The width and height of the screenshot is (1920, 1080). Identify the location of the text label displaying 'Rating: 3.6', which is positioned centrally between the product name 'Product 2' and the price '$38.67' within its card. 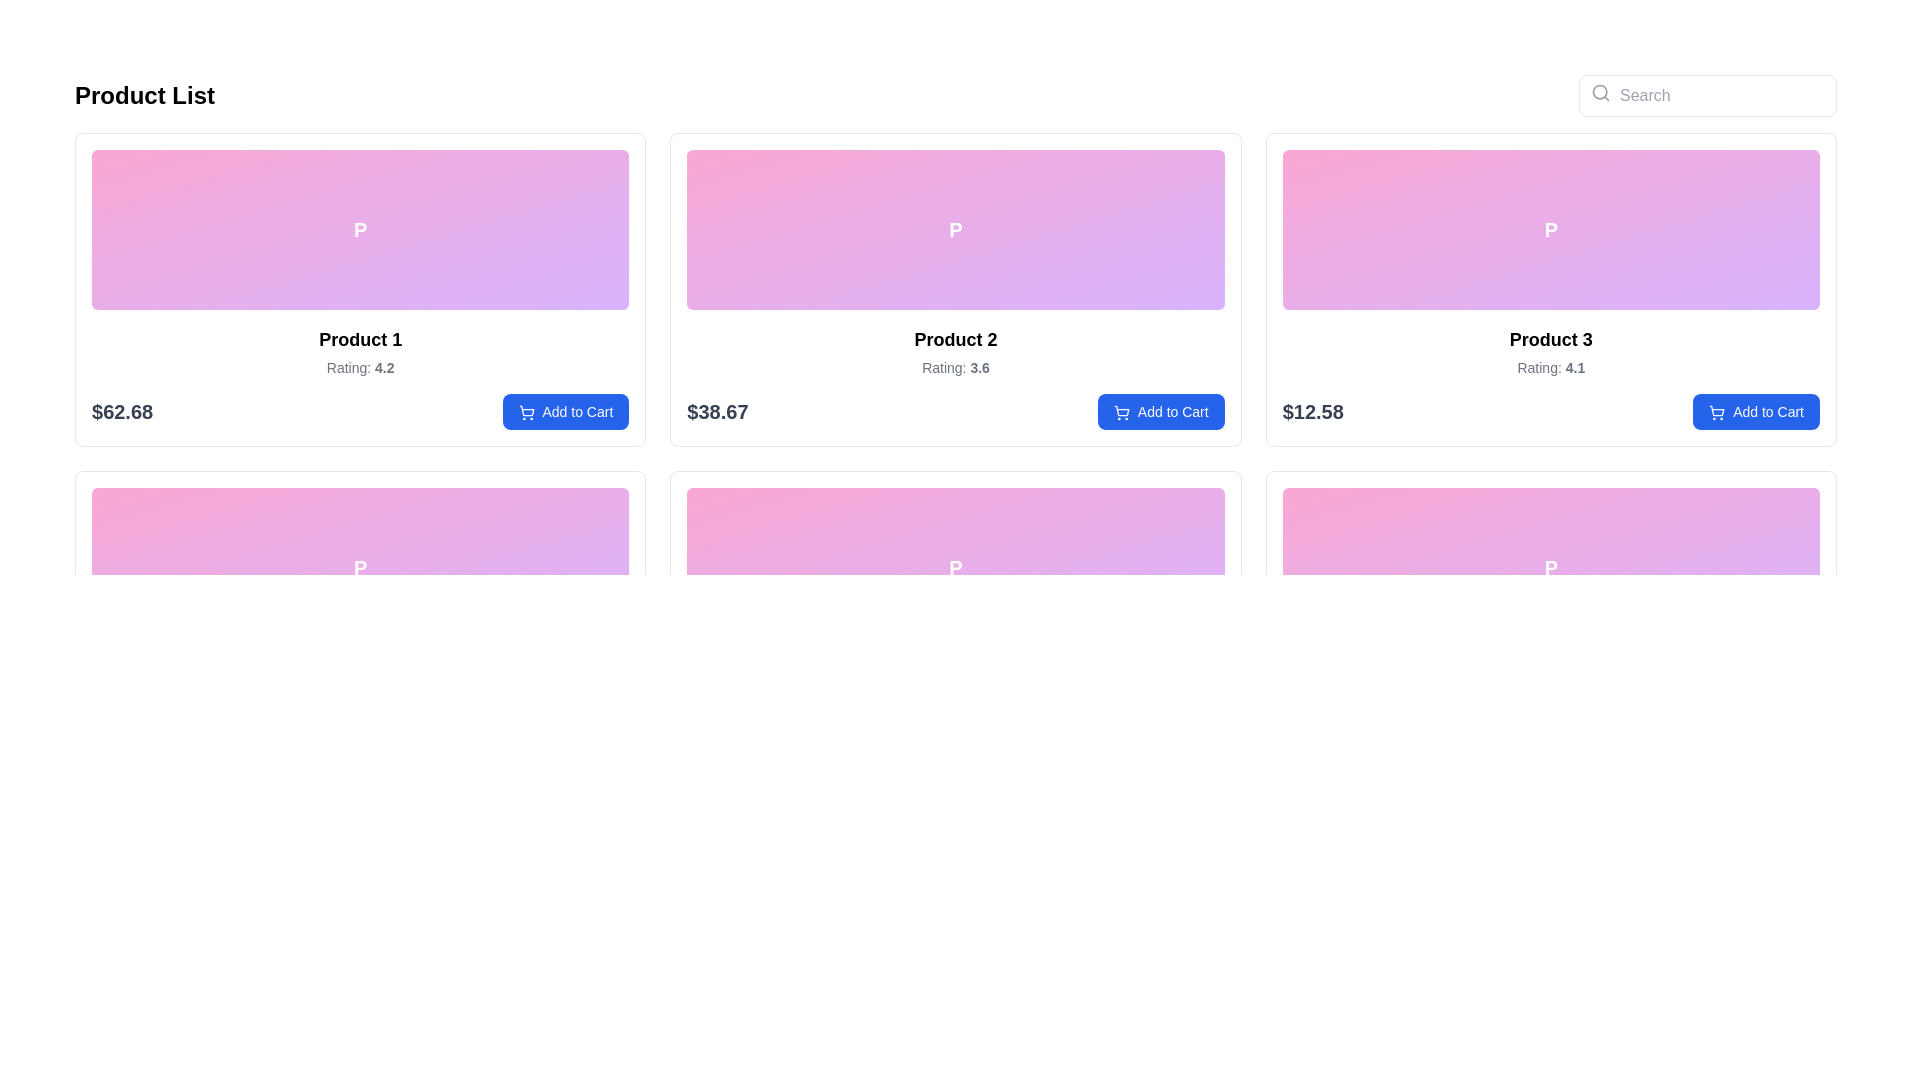
(954, 367).